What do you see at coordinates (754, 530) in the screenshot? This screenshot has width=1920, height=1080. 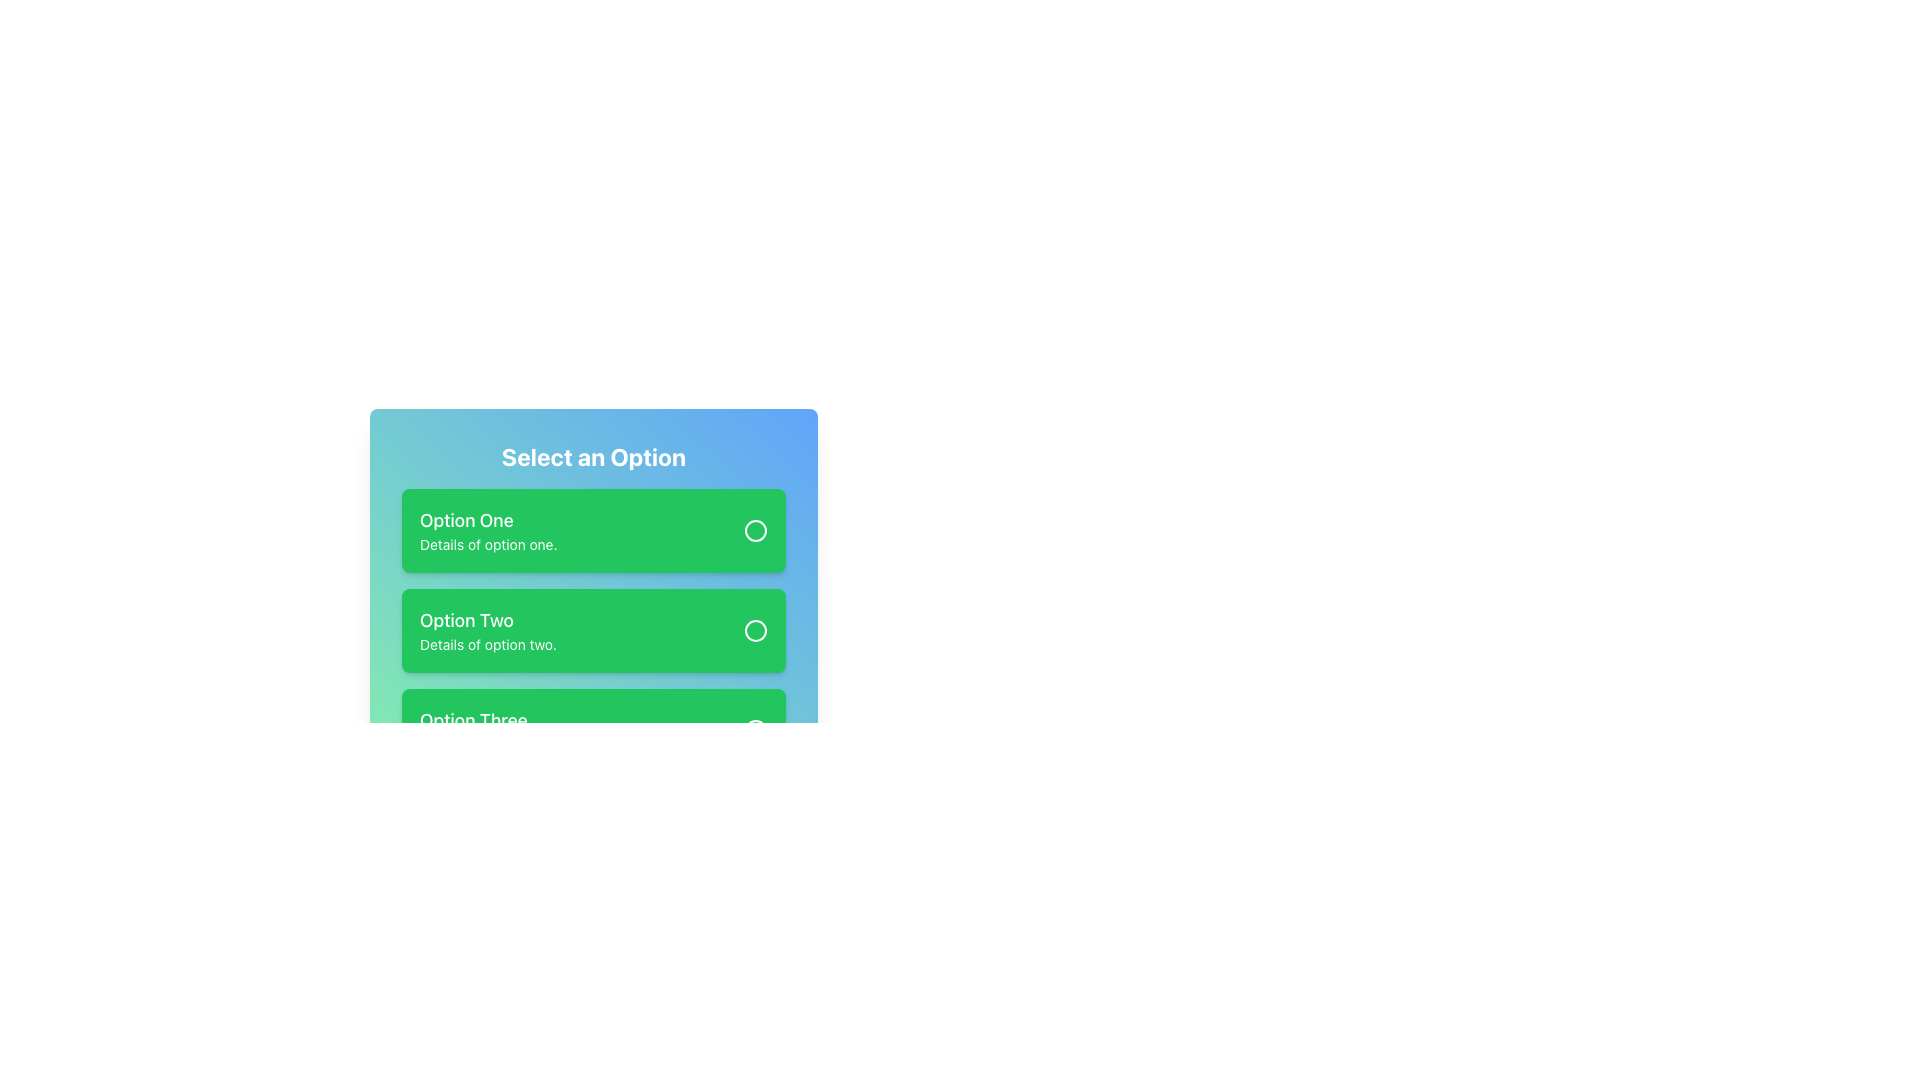 I see `the first radio button in the vertical list near the right edge of the 'Option One' area` at bounding box center [754, 530].